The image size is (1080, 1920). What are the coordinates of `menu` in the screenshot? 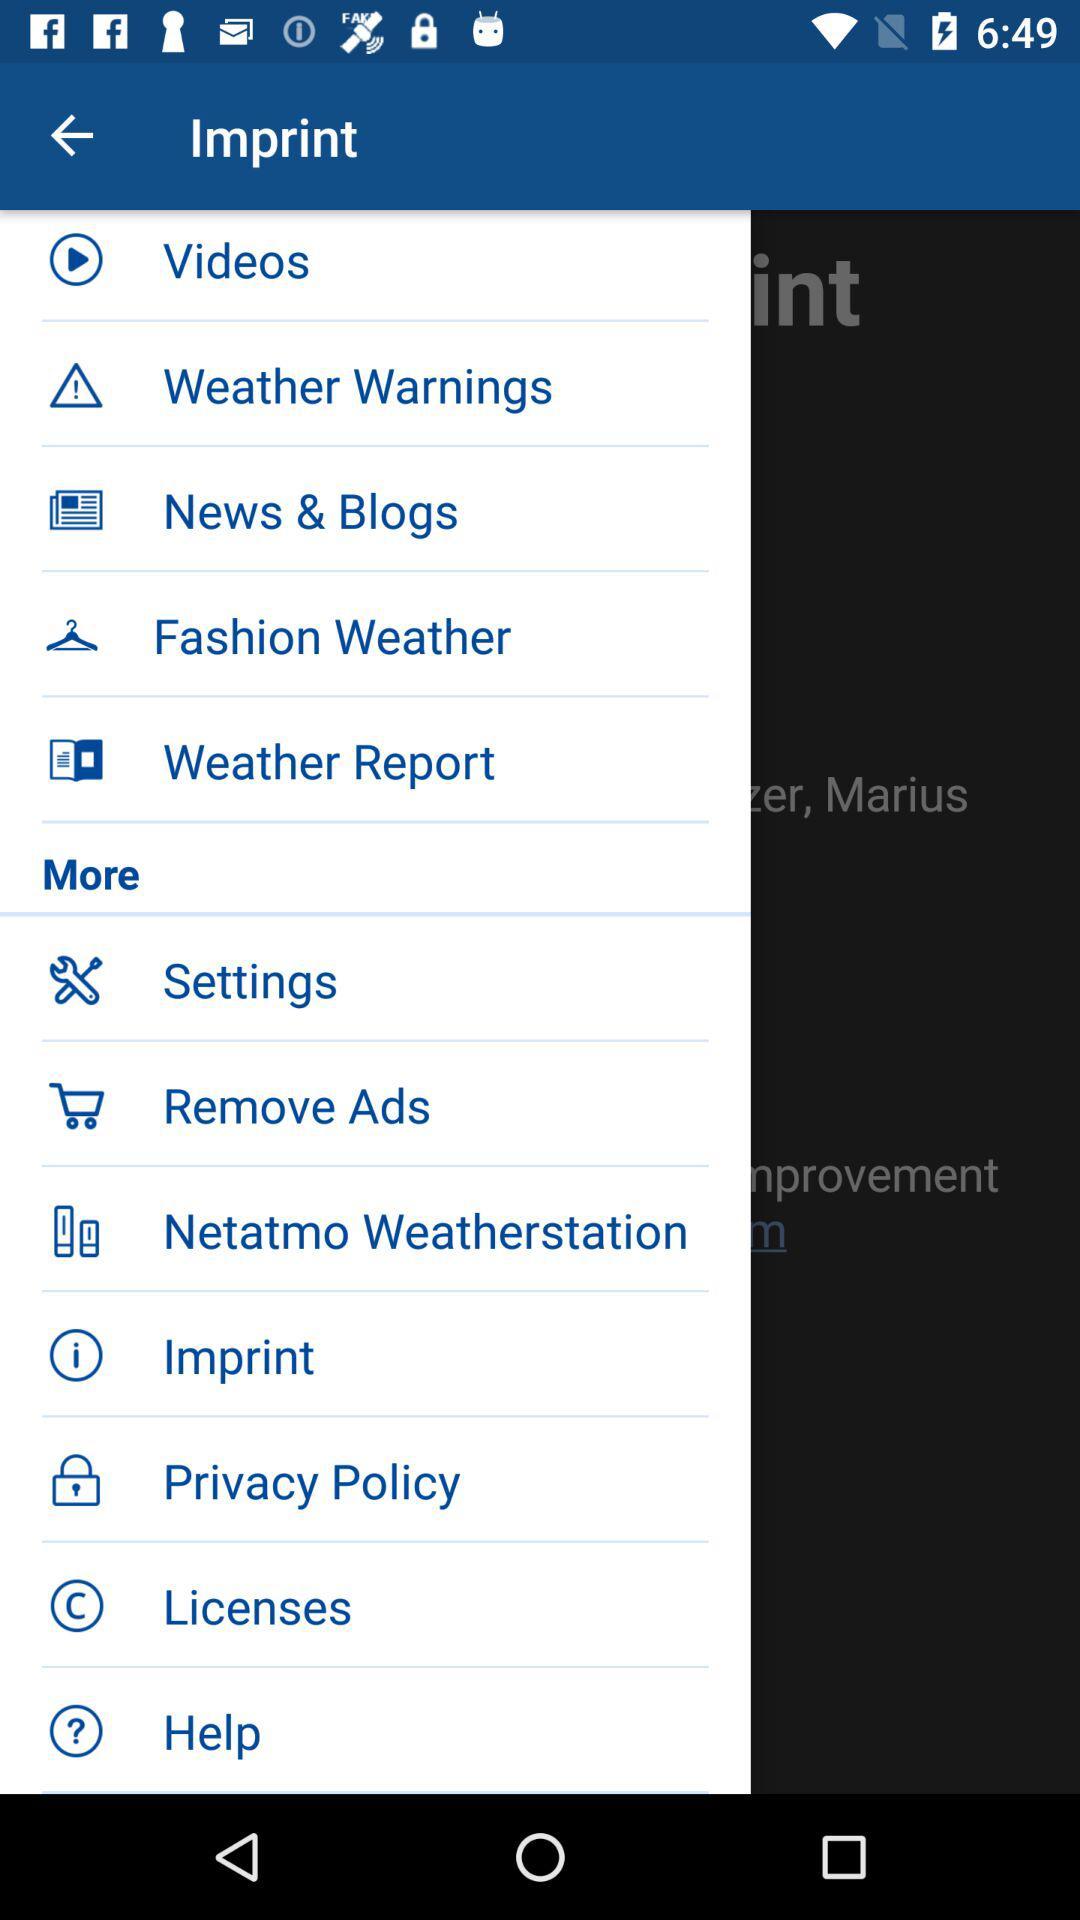 It's located at (540, 1002).